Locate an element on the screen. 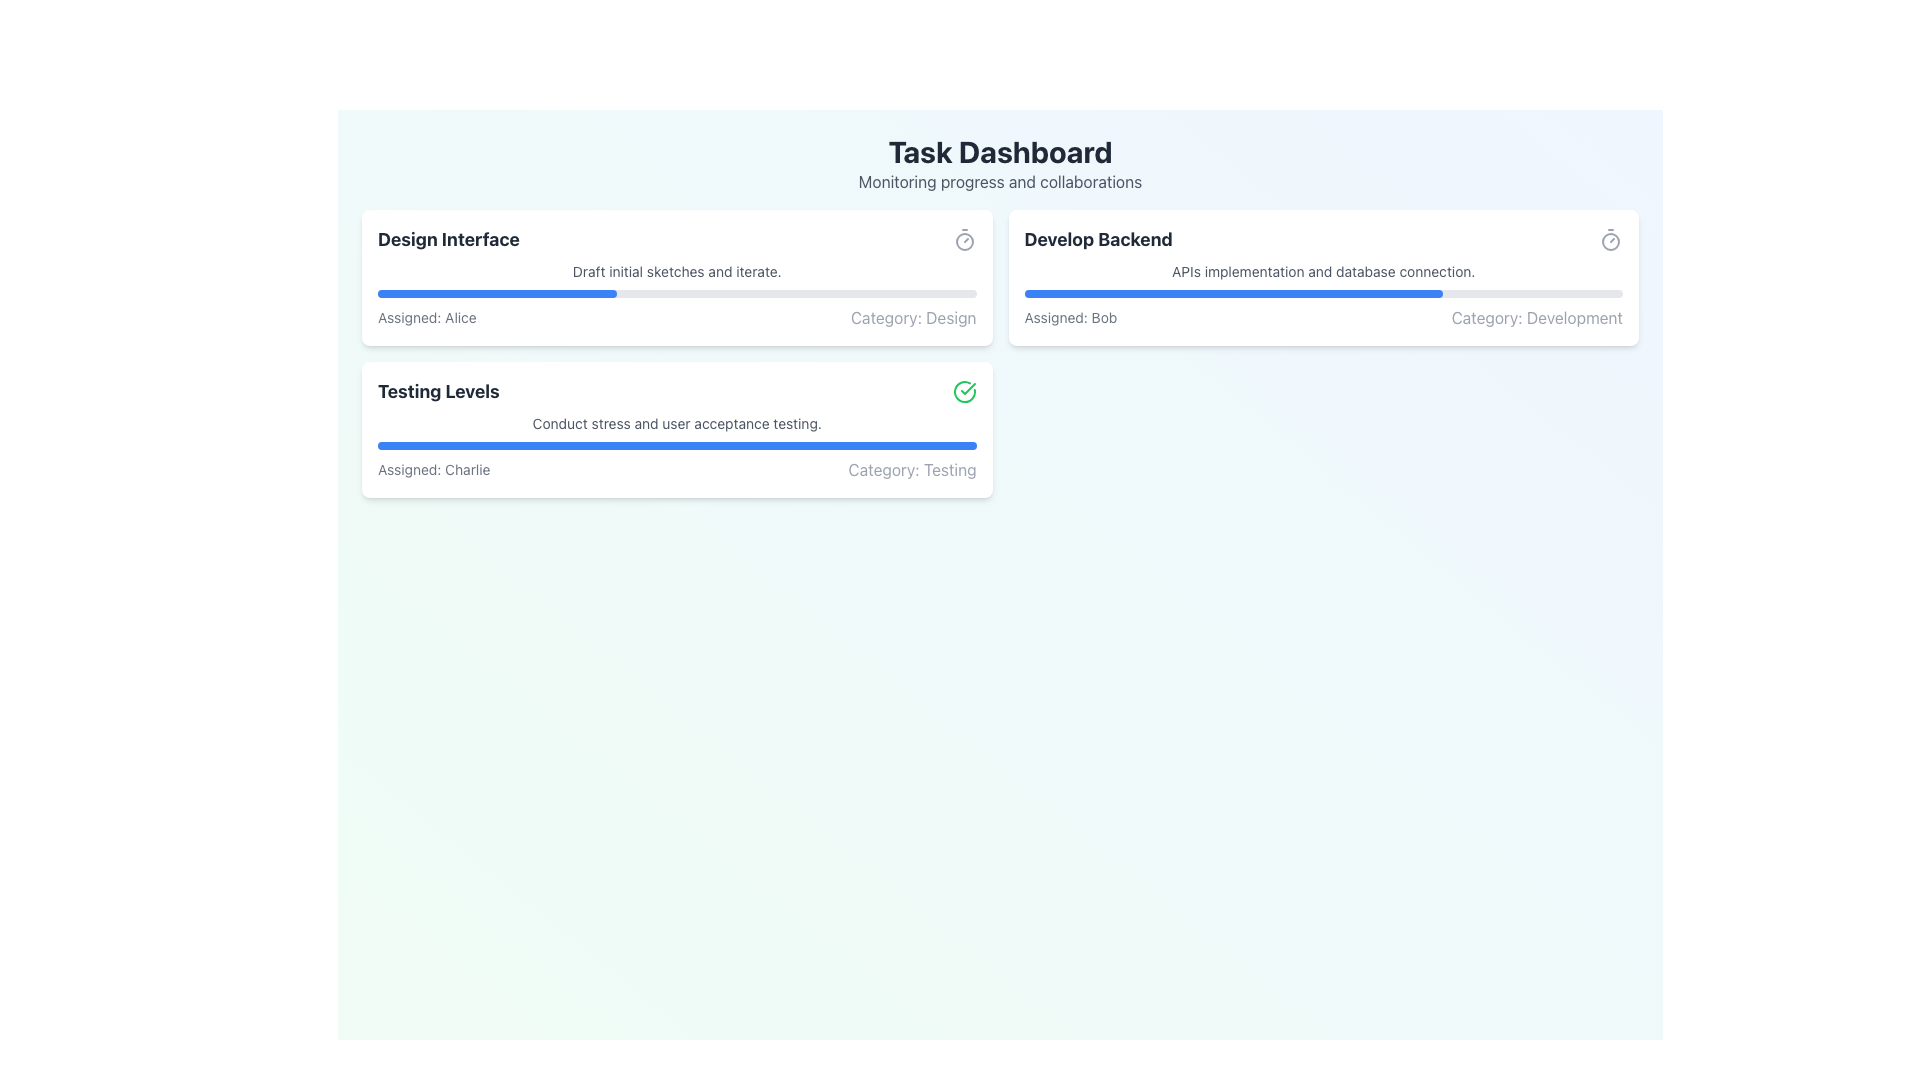 The height and width of the screenshot is (1080, 1920). the progress bar value is located at coordinates (1120, 293).